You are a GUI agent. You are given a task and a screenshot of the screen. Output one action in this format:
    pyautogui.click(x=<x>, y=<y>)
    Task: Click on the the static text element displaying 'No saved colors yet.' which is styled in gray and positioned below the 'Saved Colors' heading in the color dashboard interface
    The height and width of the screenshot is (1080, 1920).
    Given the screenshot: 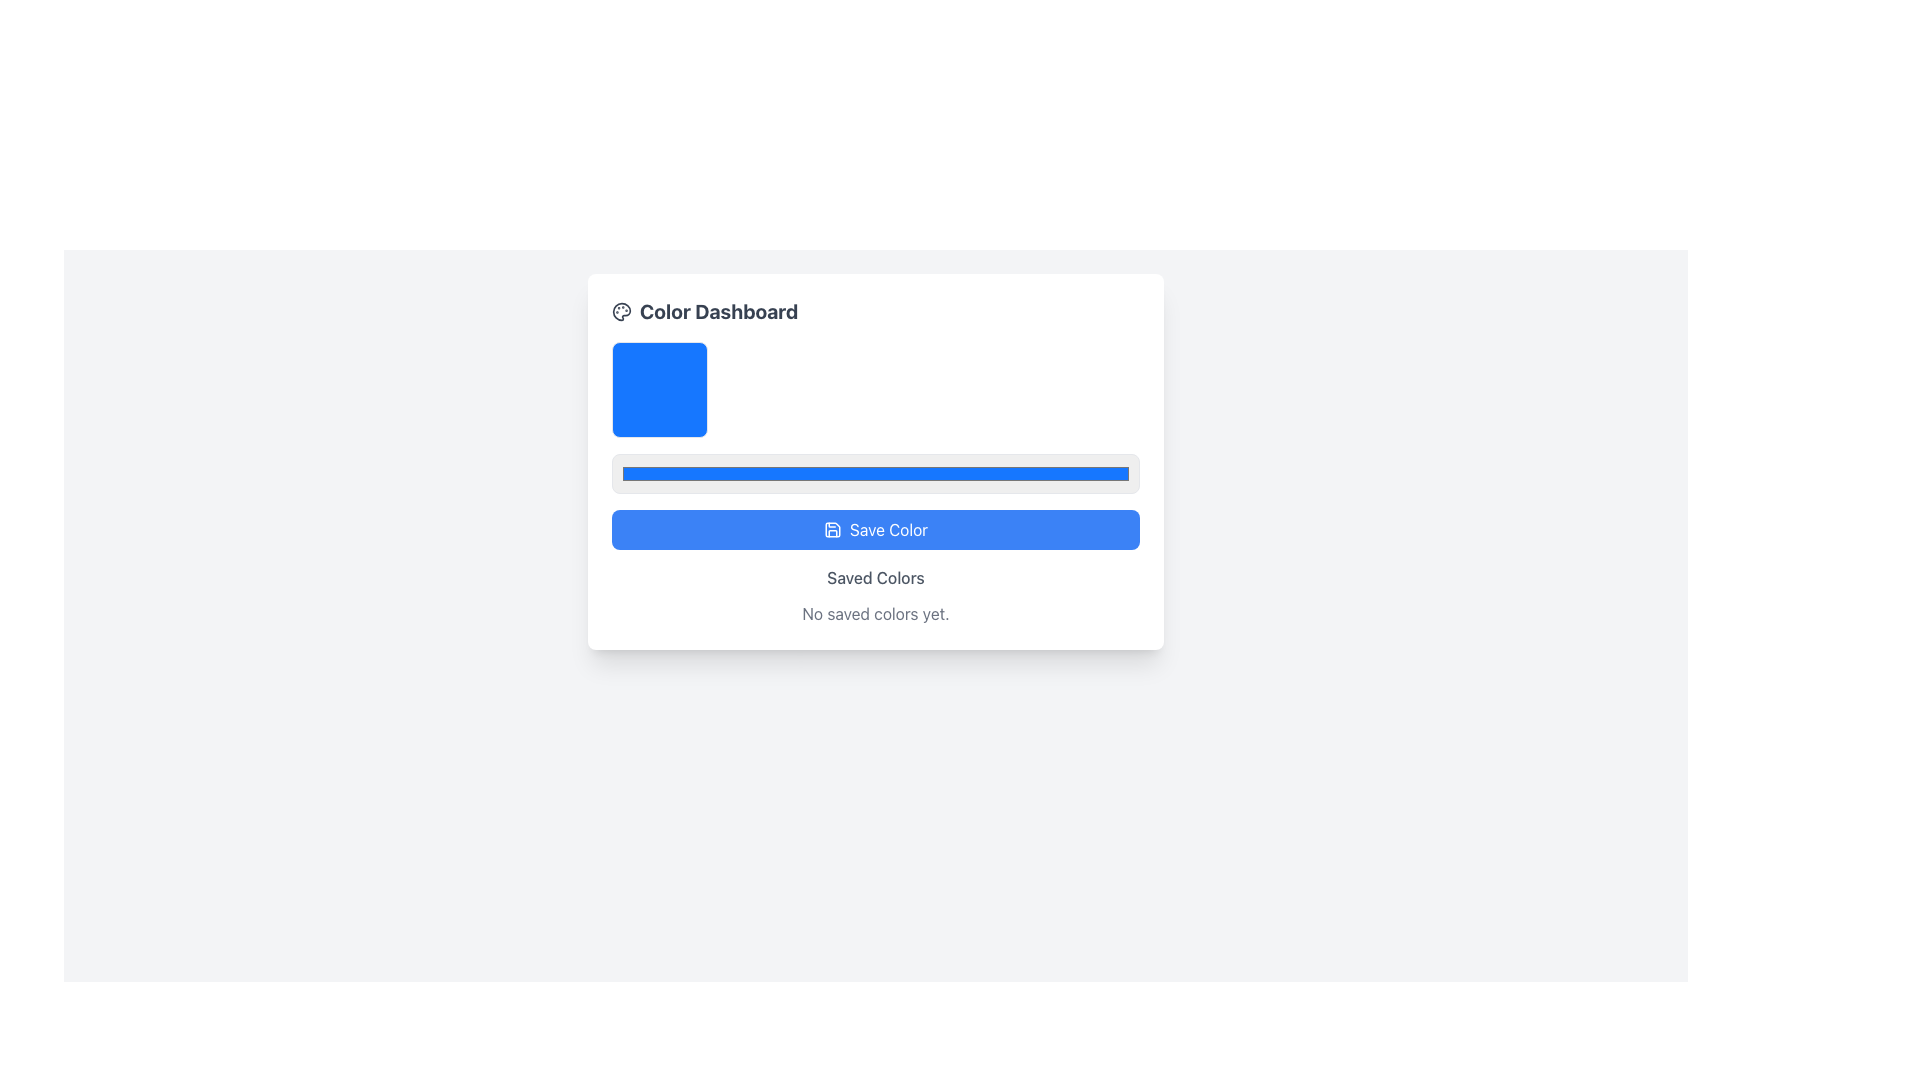 What is the action you would take?
    pyautogui.click(x=875, y=612)
    